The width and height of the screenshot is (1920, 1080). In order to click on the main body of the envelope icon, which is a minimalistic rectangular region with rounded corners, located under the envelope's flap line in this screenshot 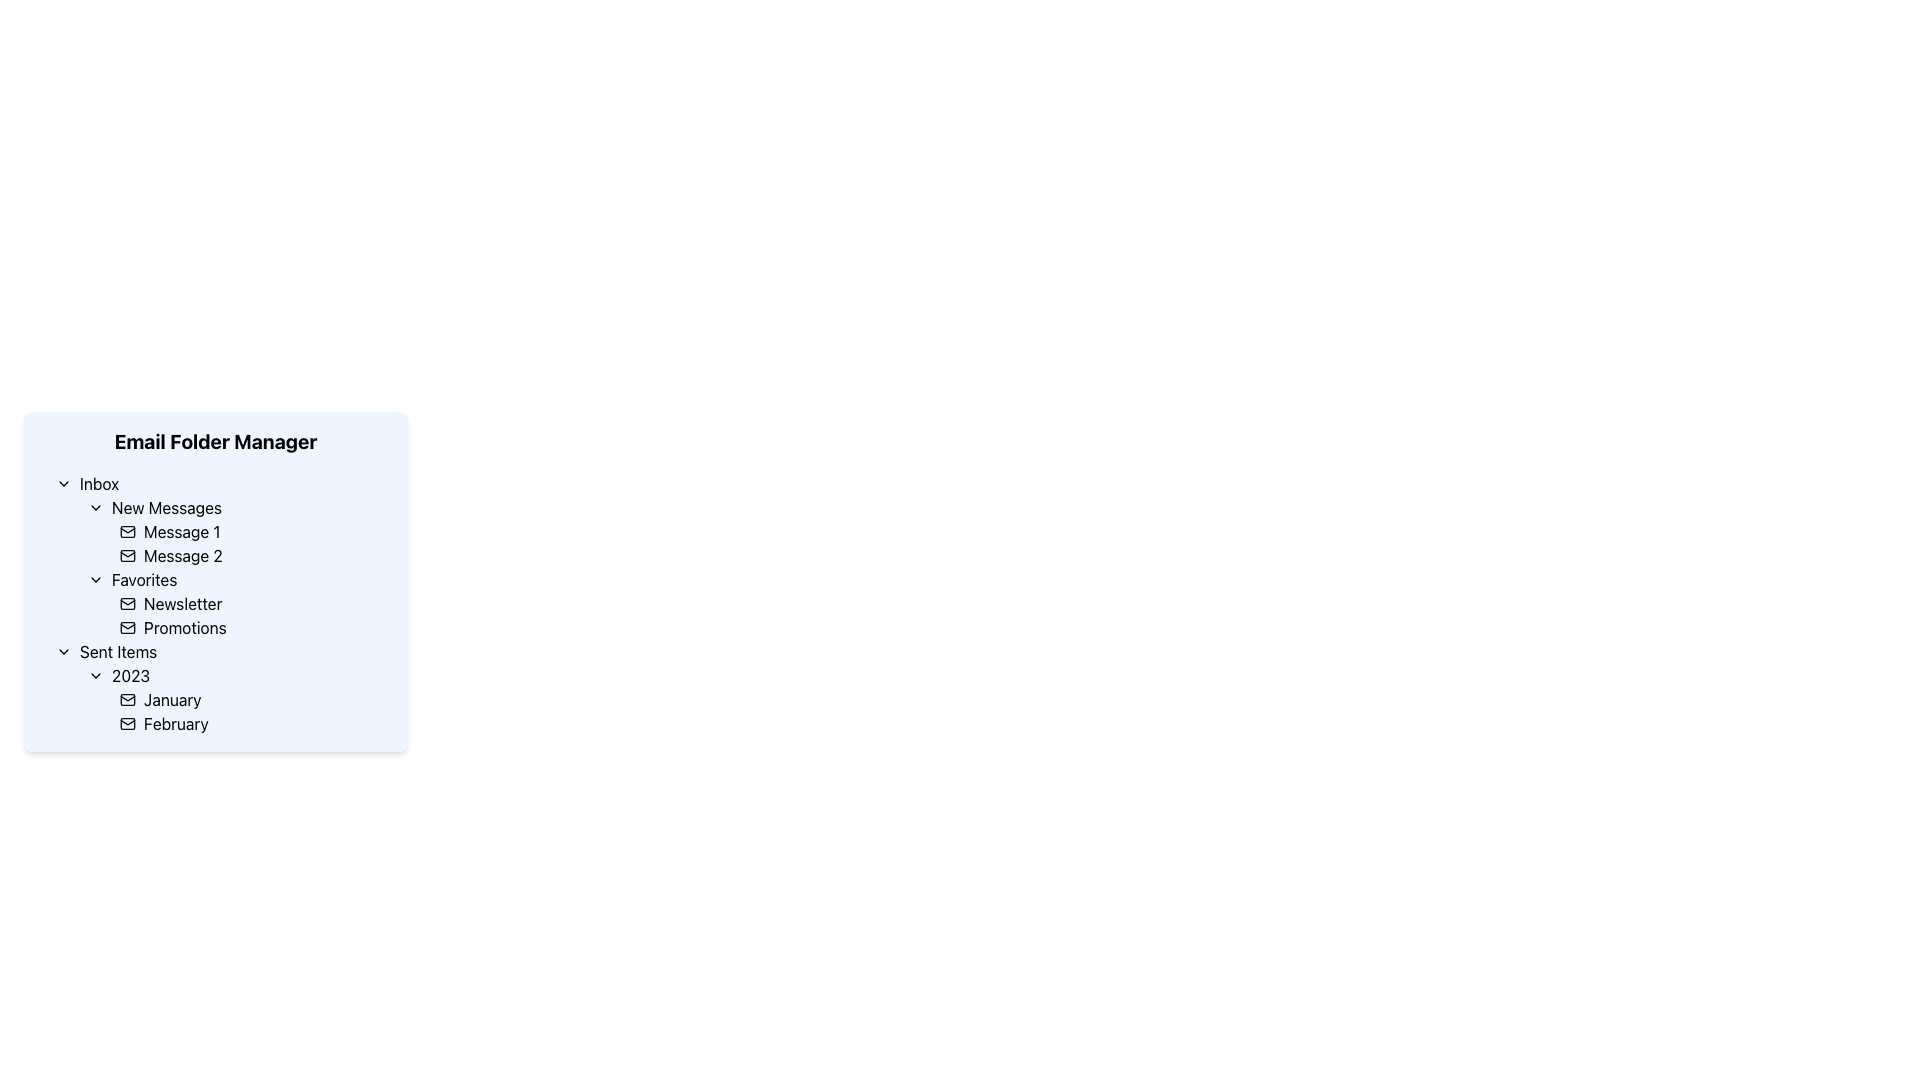, I will do `click(127, 531)`.